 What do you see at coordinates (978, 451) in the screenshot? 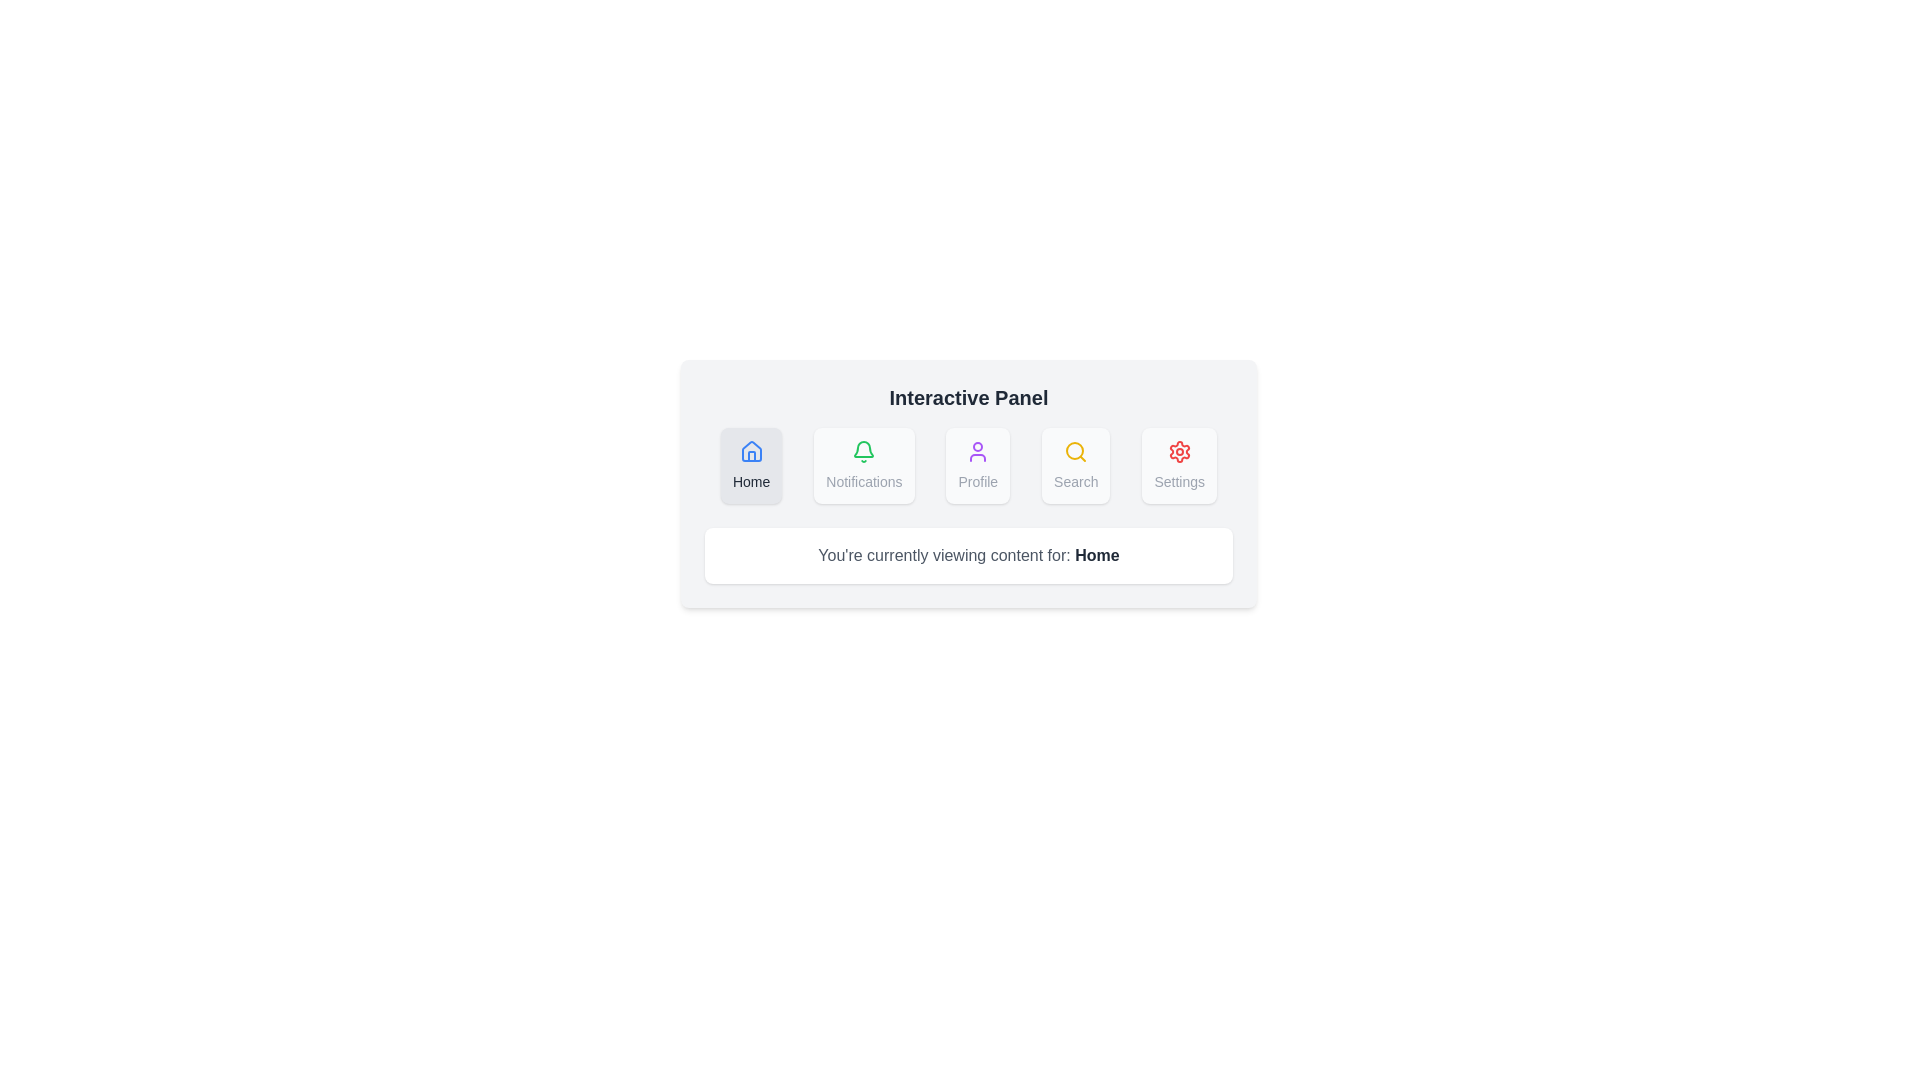
I see `the purple user icon displayed in a circular design, located above the text 'Profile' in the third button of the horizontal row of options` at bounding box center [978, 451].